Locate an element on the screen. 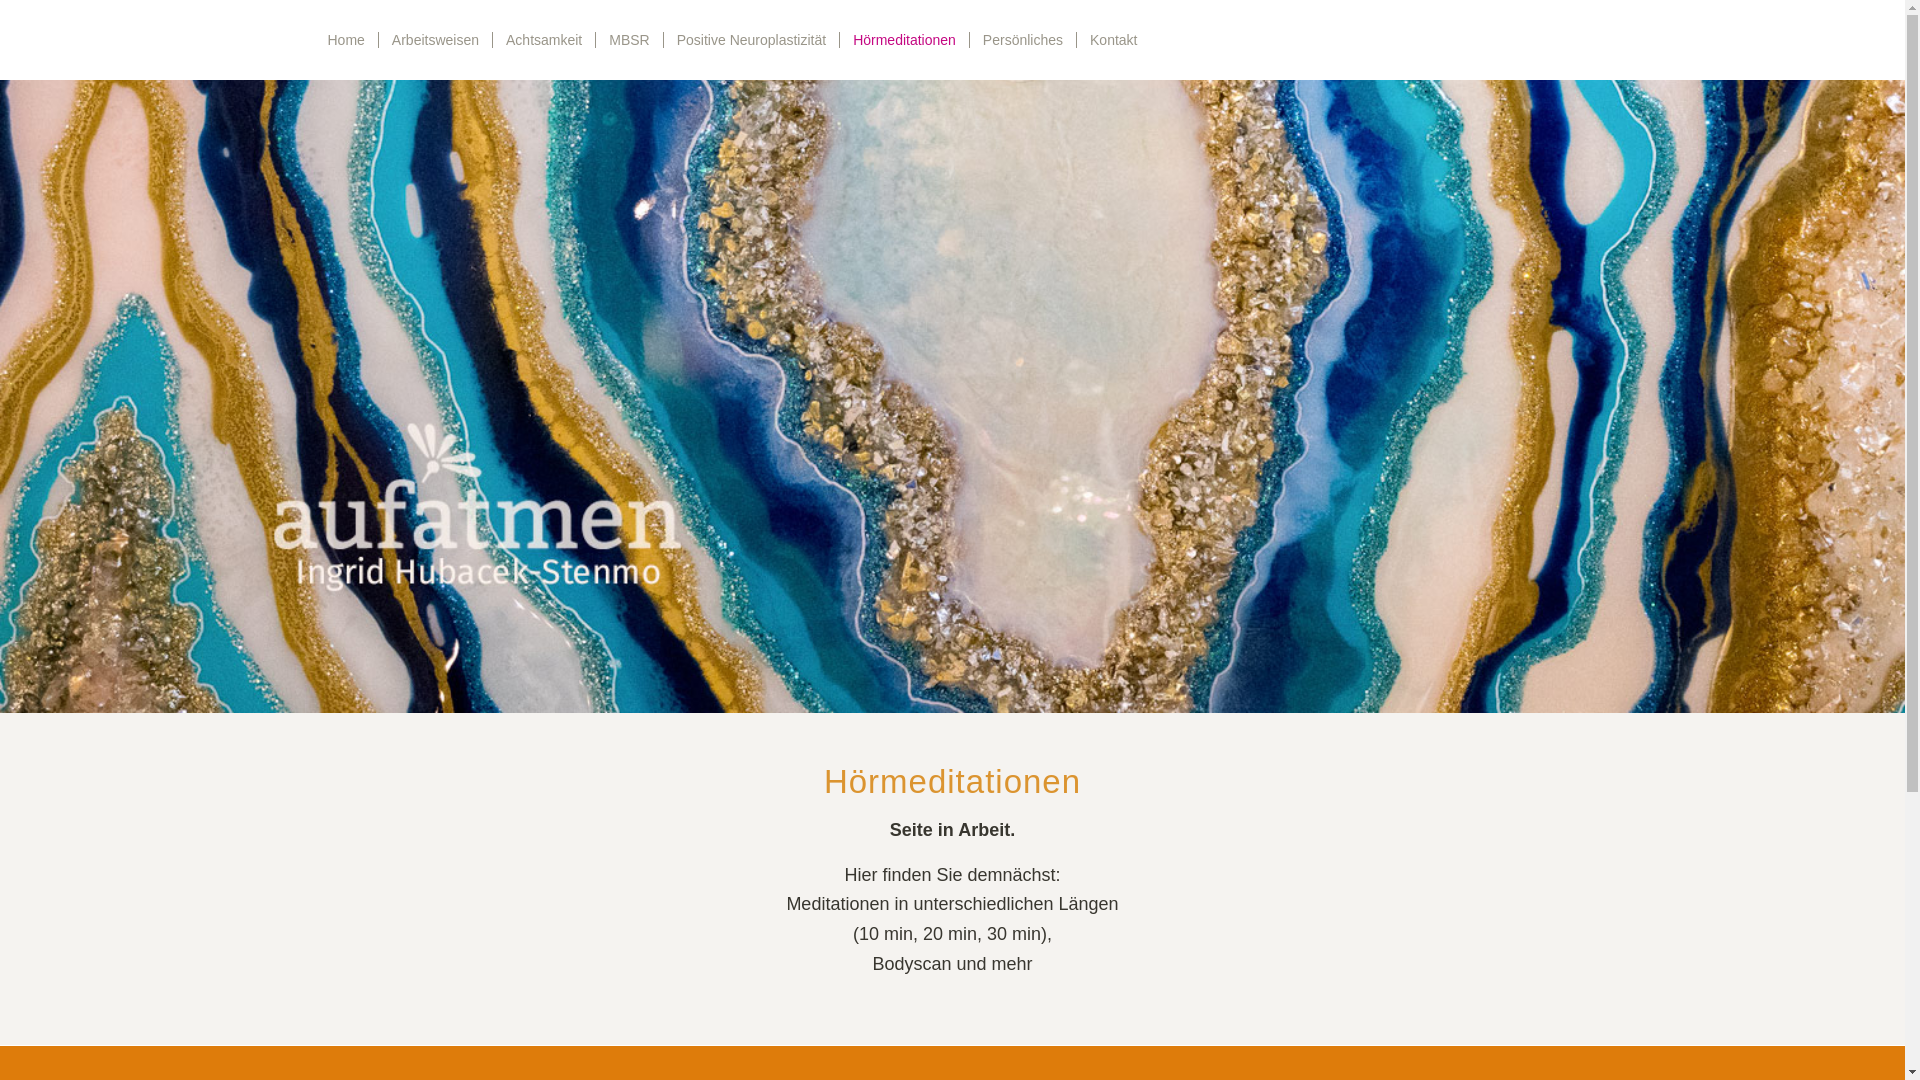 Image resolution: width=1920 pixels, height=1080 pixels. 'Arbeitsweisen' is located at coordinates (434, 39).